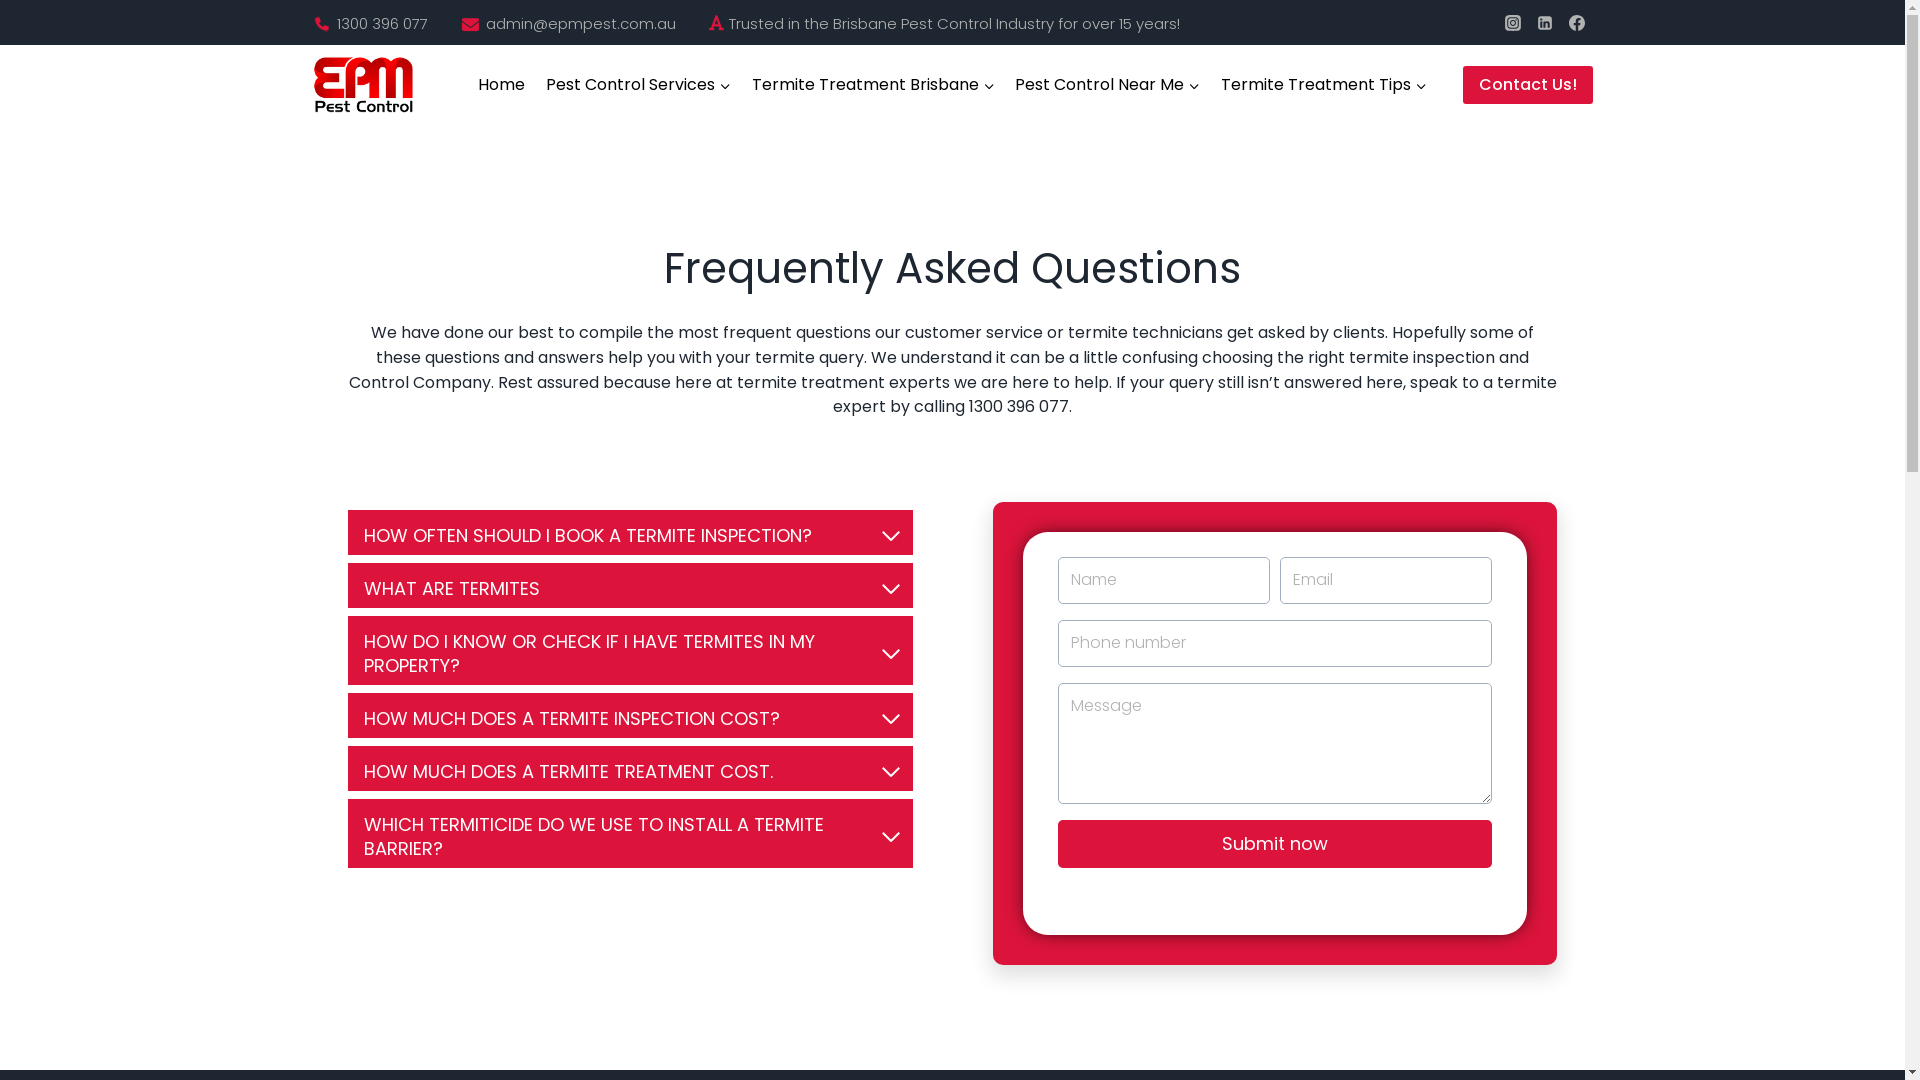  What do you see at coordinates (1107, 84) in the screenshot?
I see `'Pest Control Near Me'` at bounding box center [1107, 84].